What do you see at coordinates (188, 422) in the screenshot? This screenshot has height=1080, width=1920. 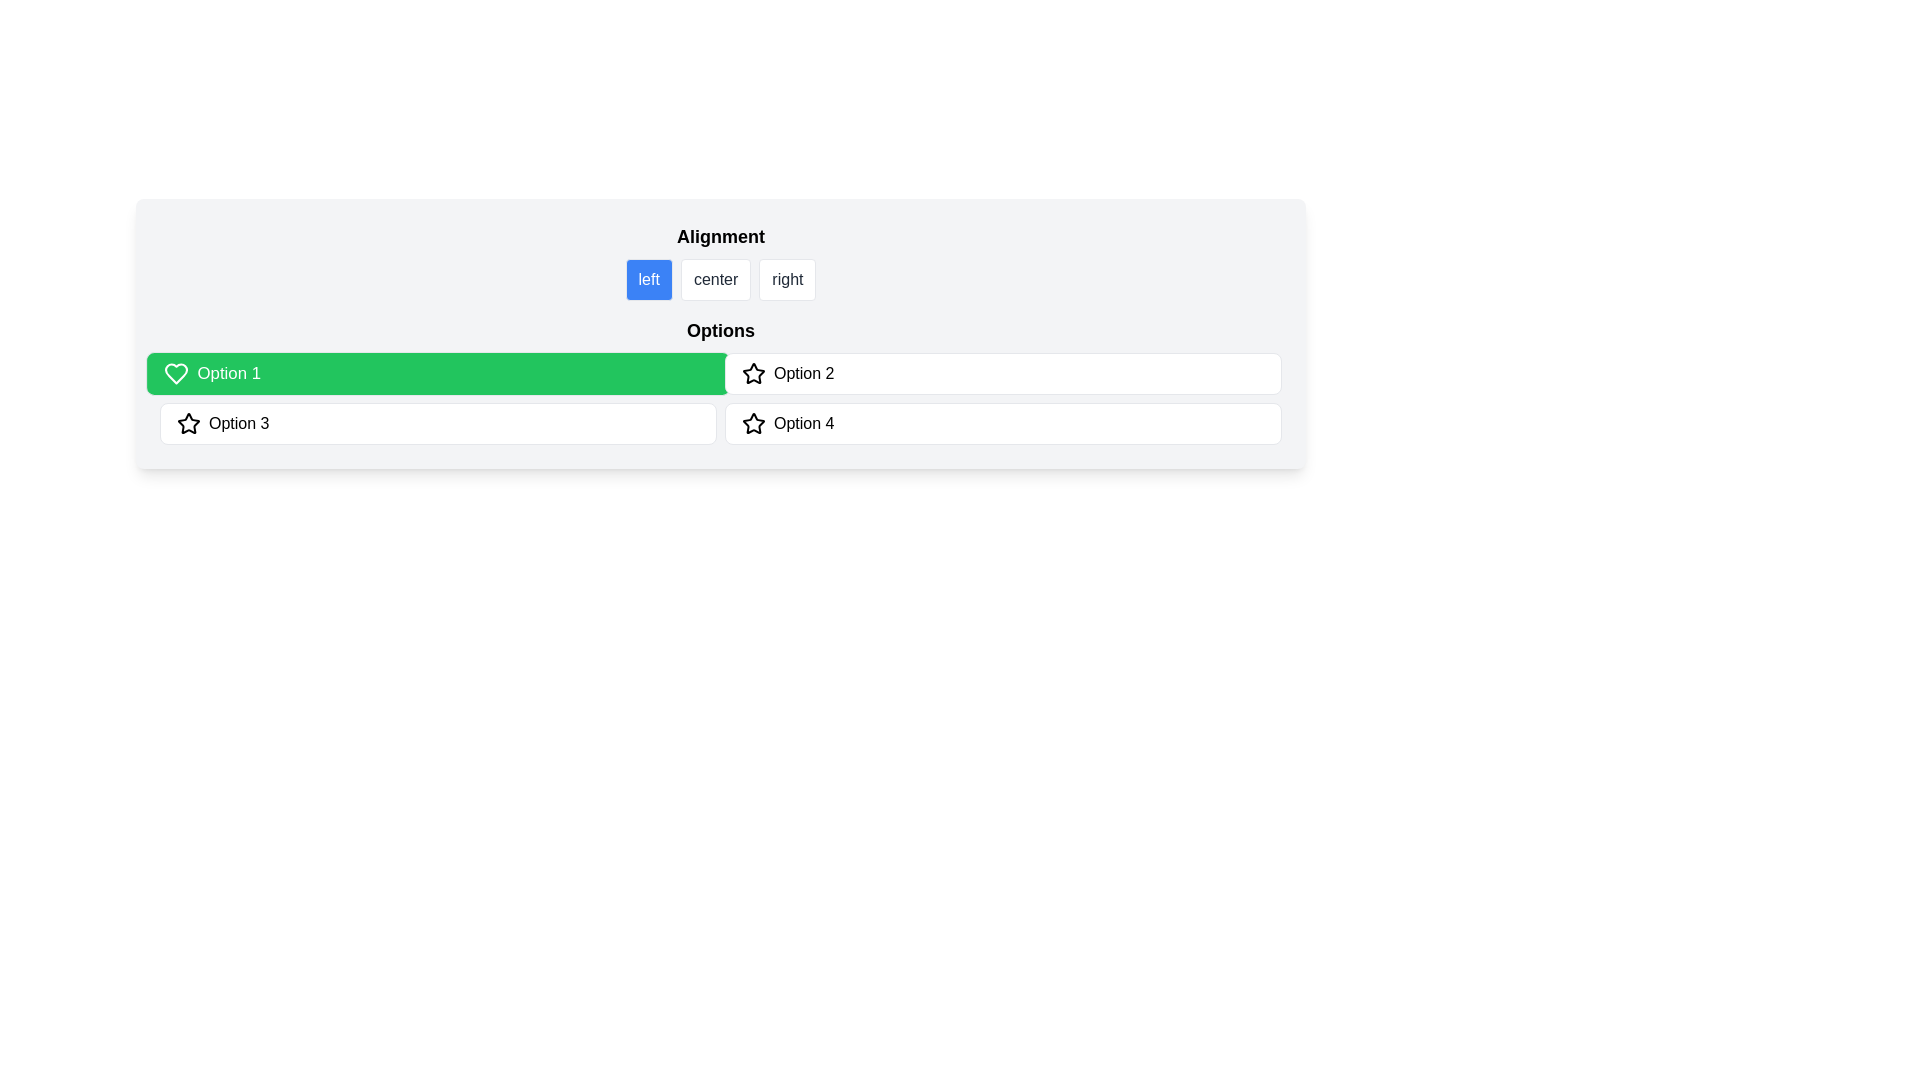 I see `the star-shaped icon located to the left of the text 'Option 2' in the second row of options` at bounding box center [188, 422].